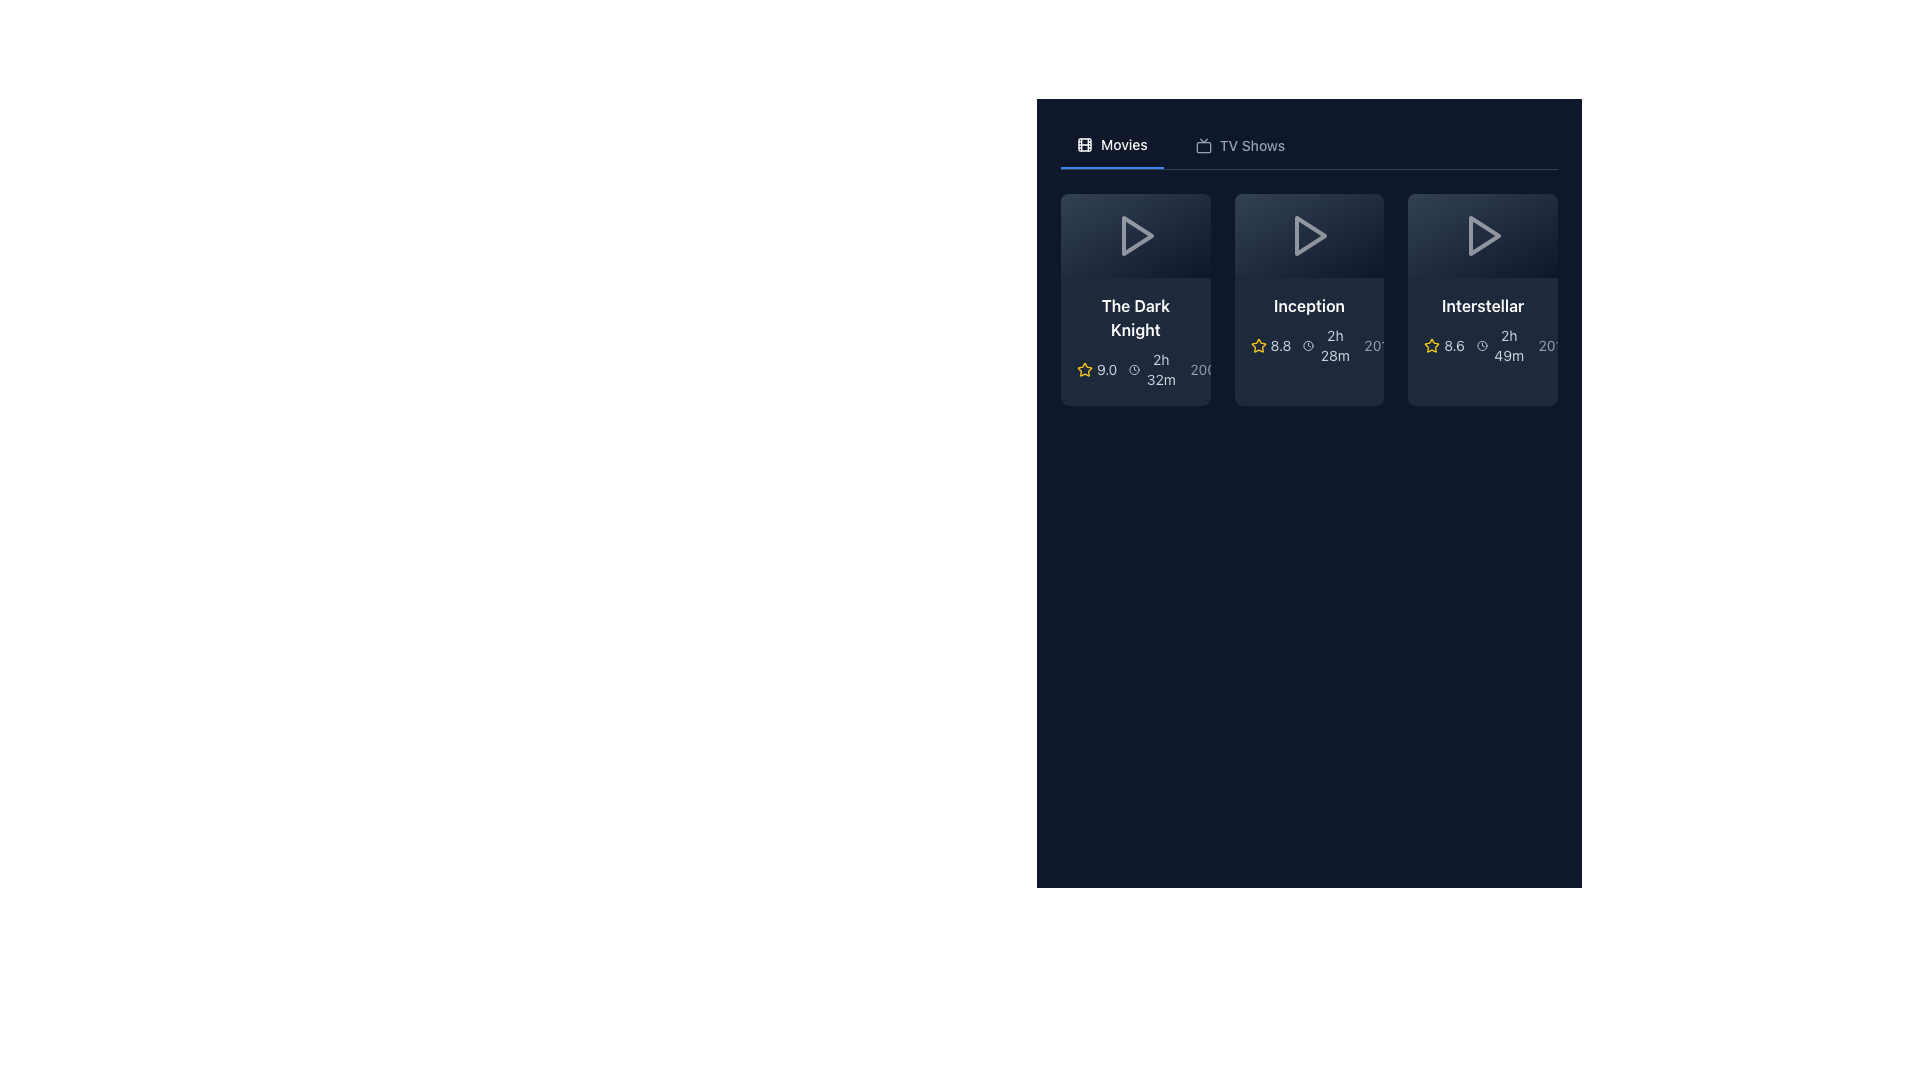 The height and width of the screenshot is (1080, 1920). Describe the element at coordinates (1309, 235) in the screenshot. I see `the play icon located in the second card of the horizontal carousel for the movie 'Inception'` at that location.